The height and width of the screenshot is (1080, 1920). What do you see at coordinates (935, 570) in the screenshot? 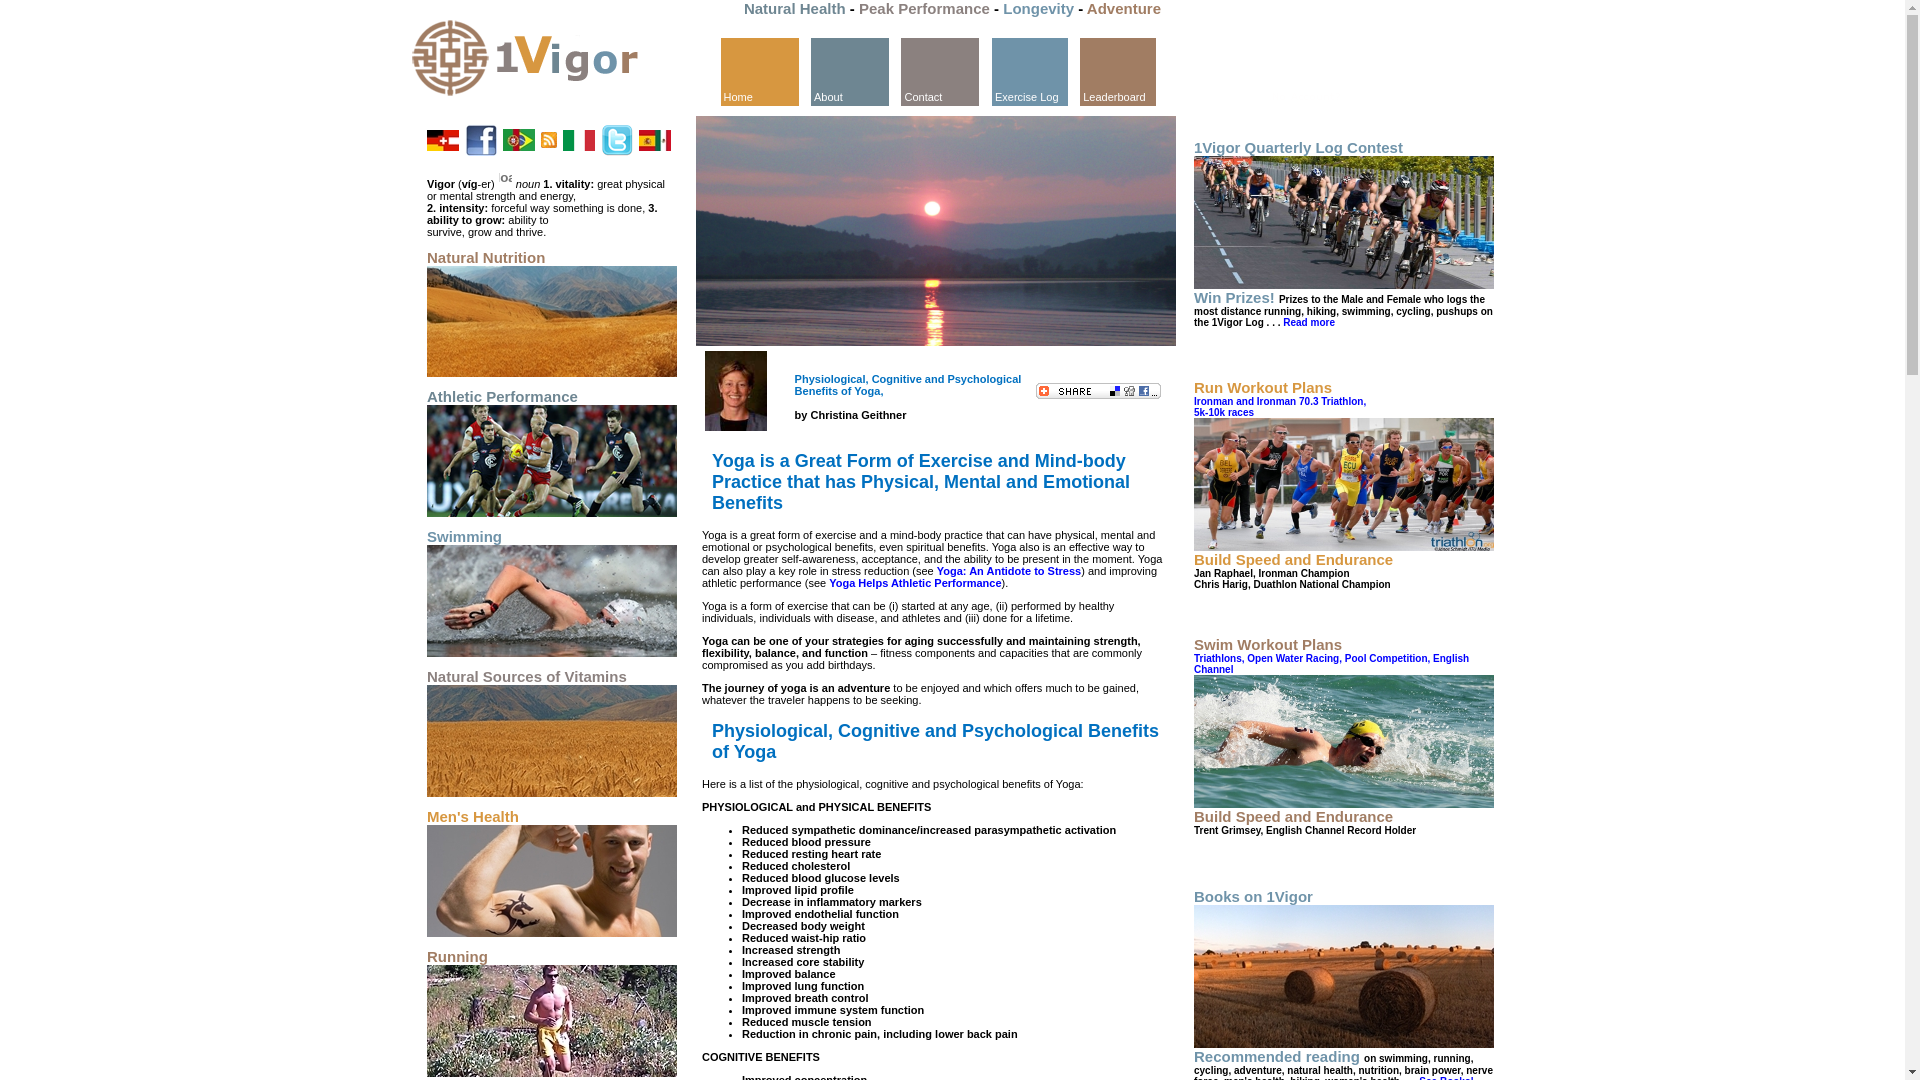
I see `'Yoga: An Antidote to Stress'` at bounding box center [935, 570].